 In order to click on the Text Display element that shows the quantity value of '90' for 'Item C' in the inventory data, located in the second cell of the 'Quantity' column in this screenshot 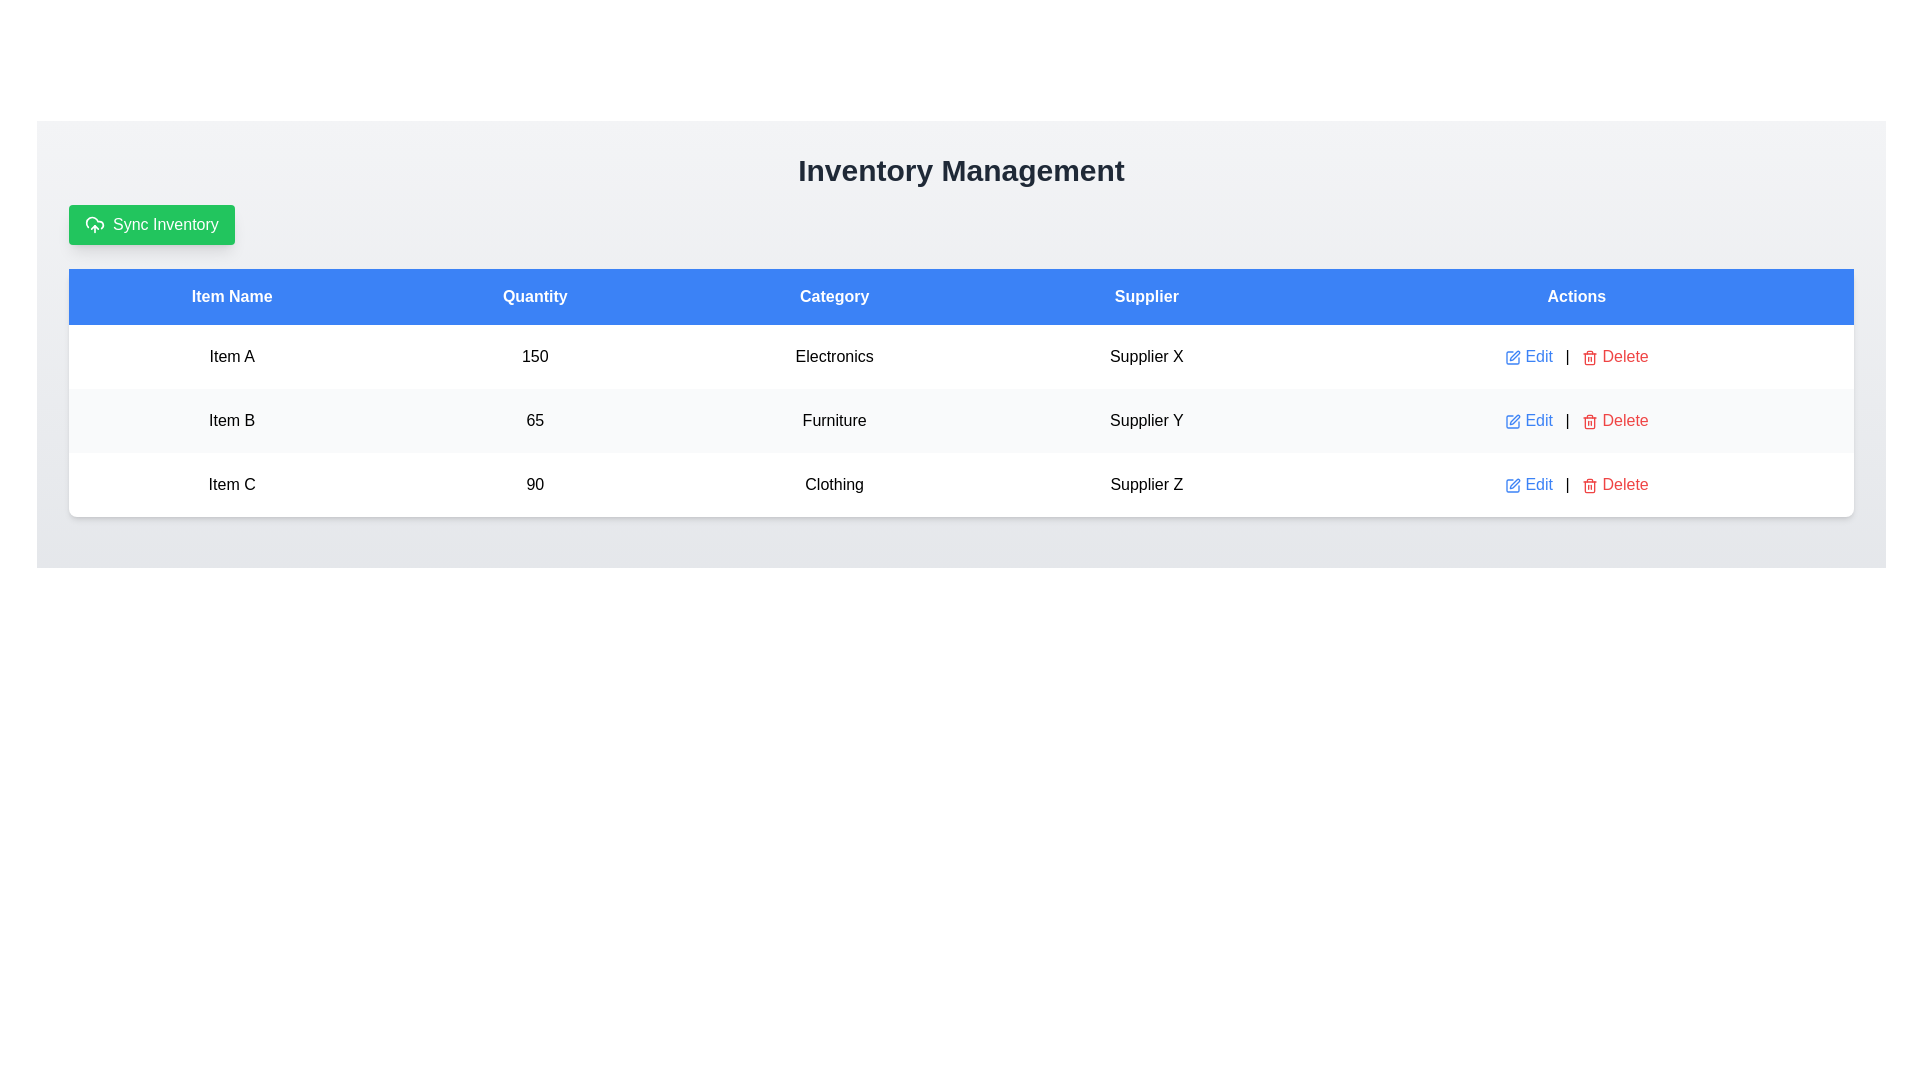, I will do `click(535, 485)`.